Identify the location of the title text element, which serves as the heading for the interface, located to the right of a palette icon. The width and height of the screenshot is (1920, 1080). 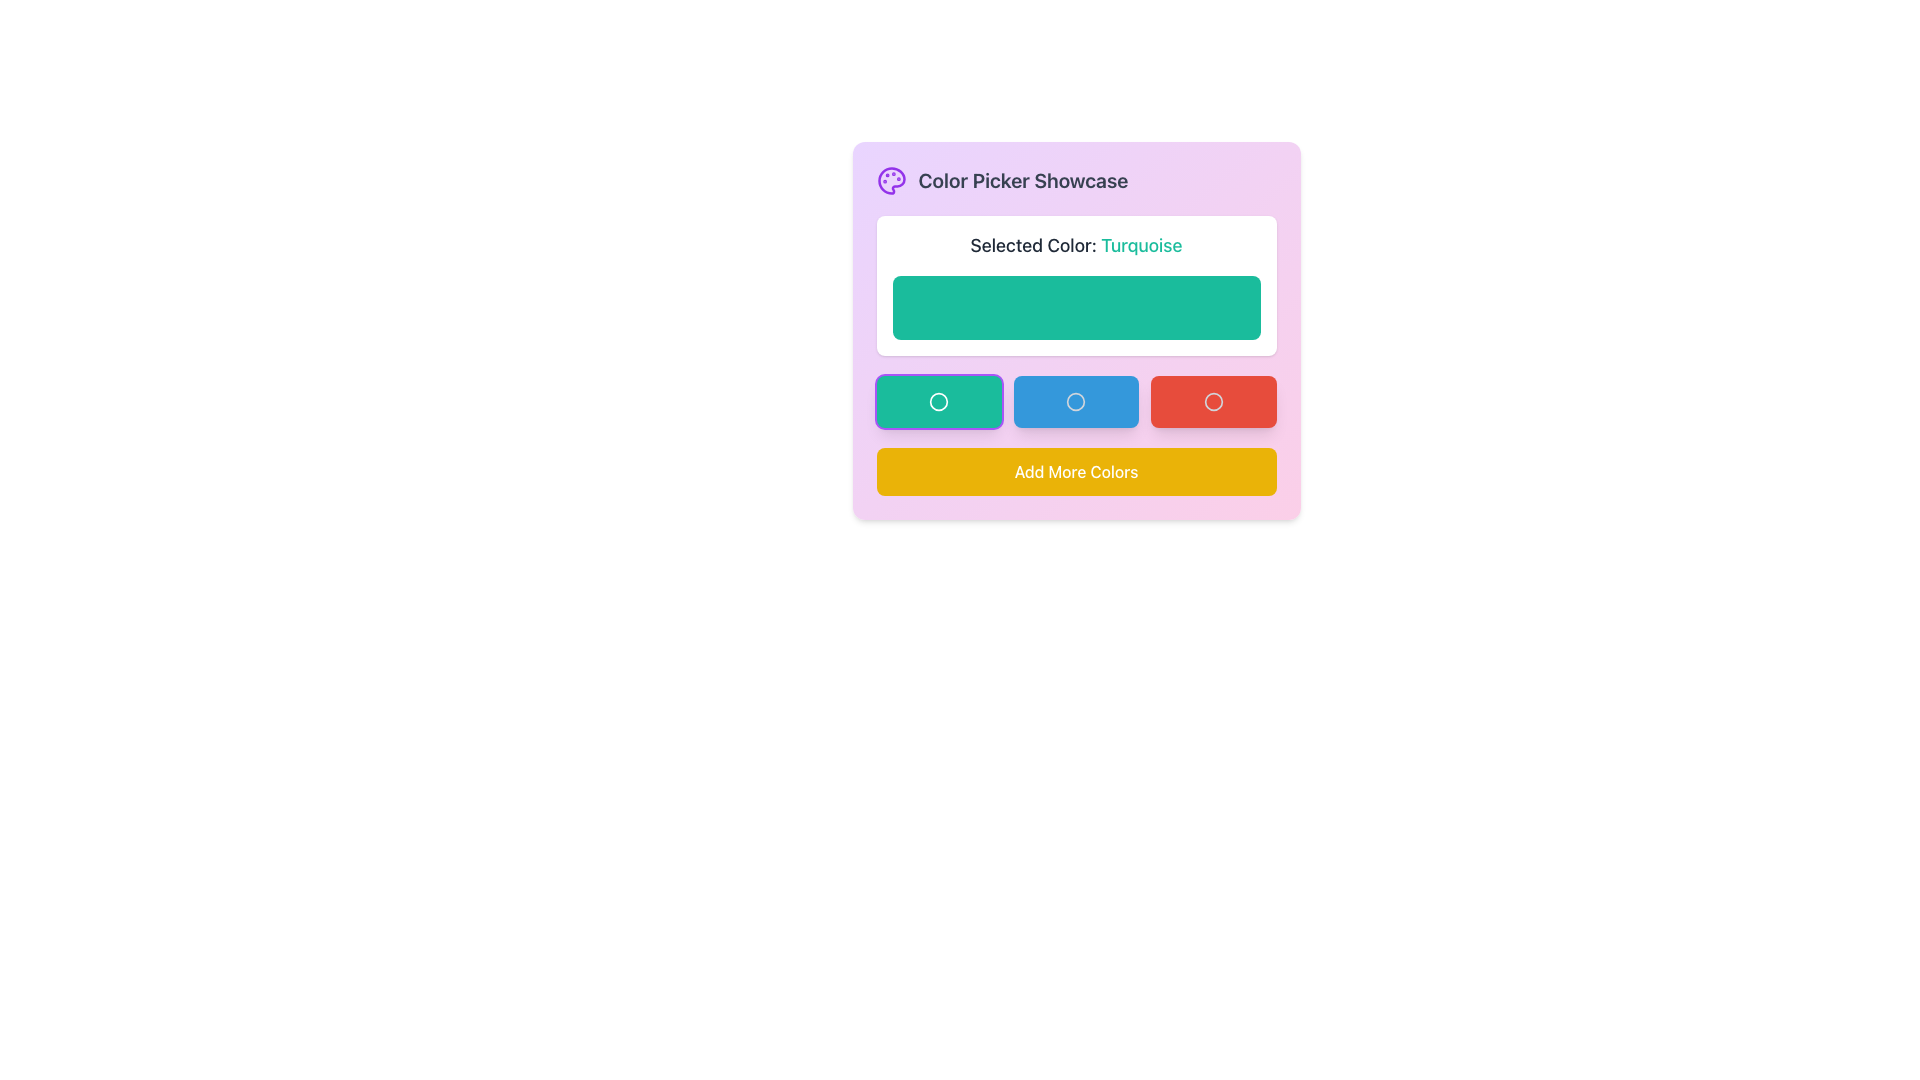
(1023, 181).